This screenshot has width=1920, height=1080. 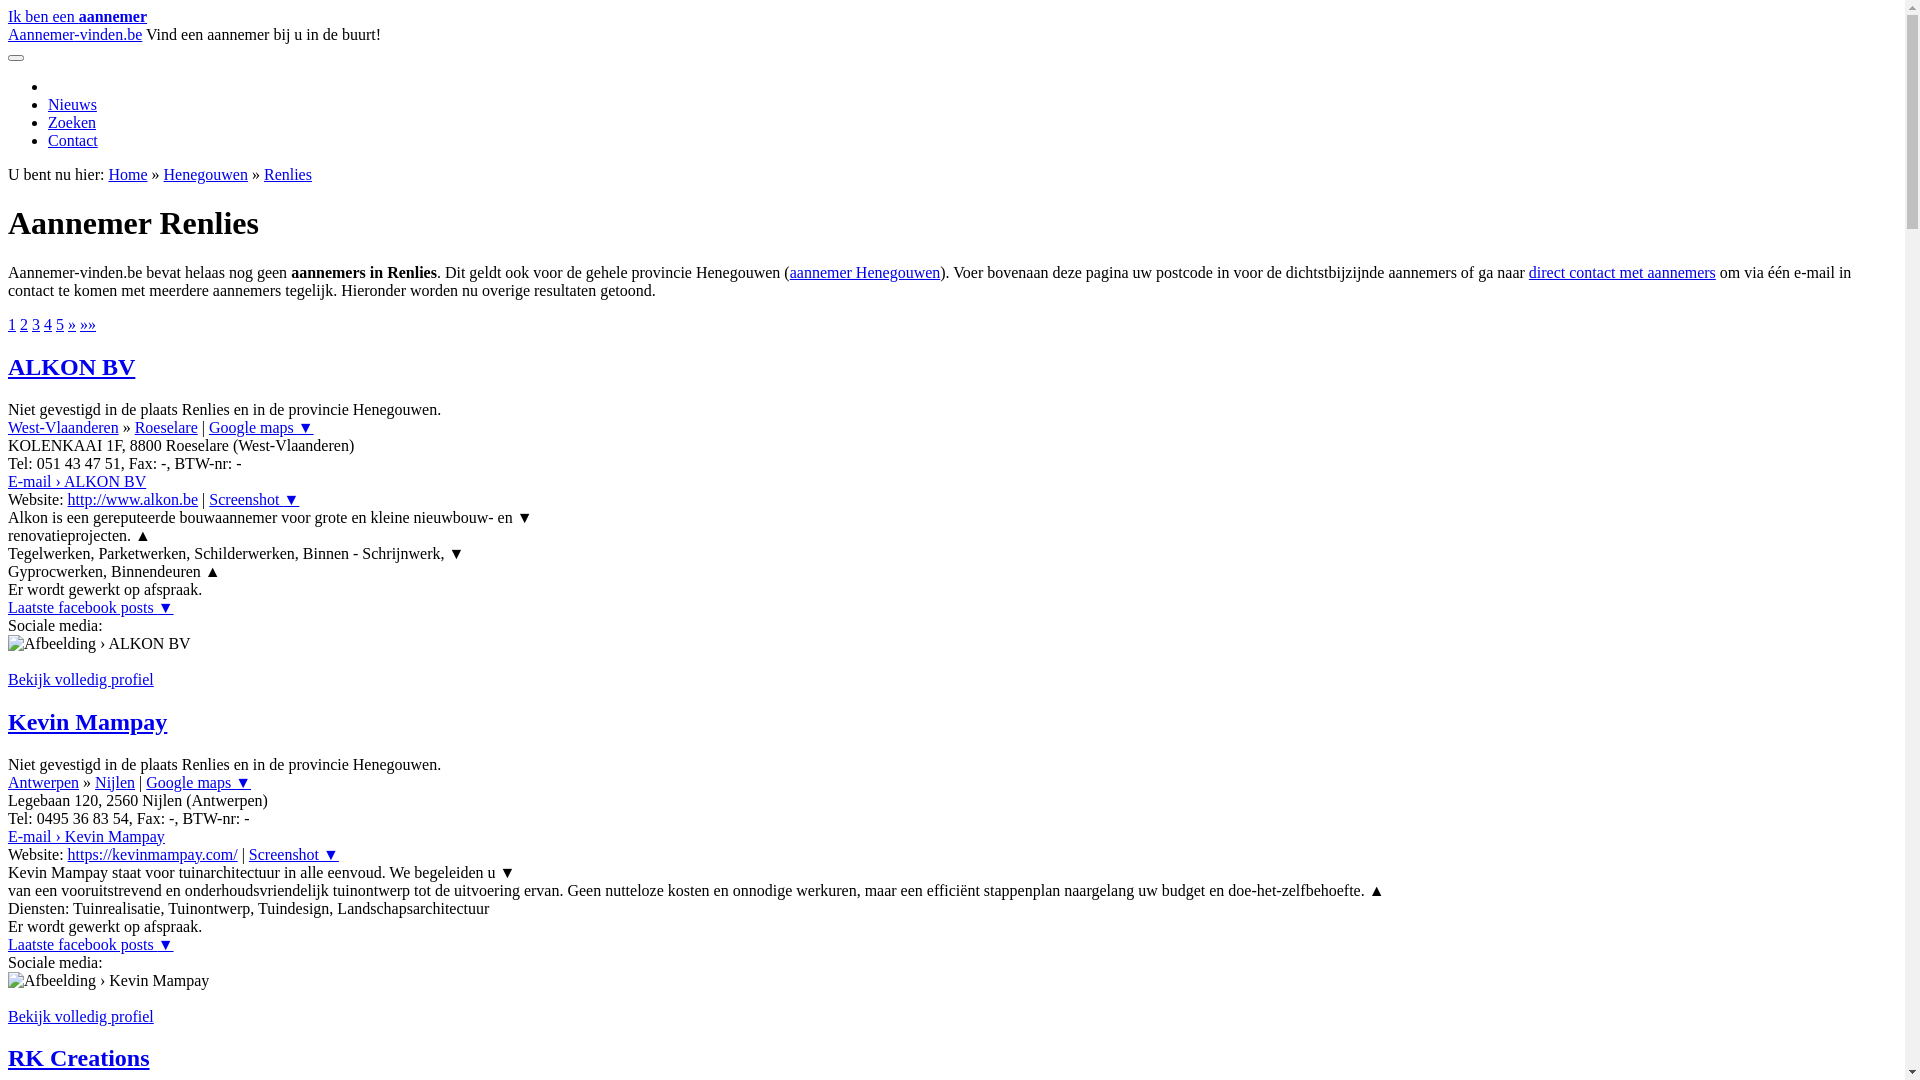 What do you see at coordinates (72, 139) in the screenshot?
I see `'Contact'` at bounding box center [72, 139].